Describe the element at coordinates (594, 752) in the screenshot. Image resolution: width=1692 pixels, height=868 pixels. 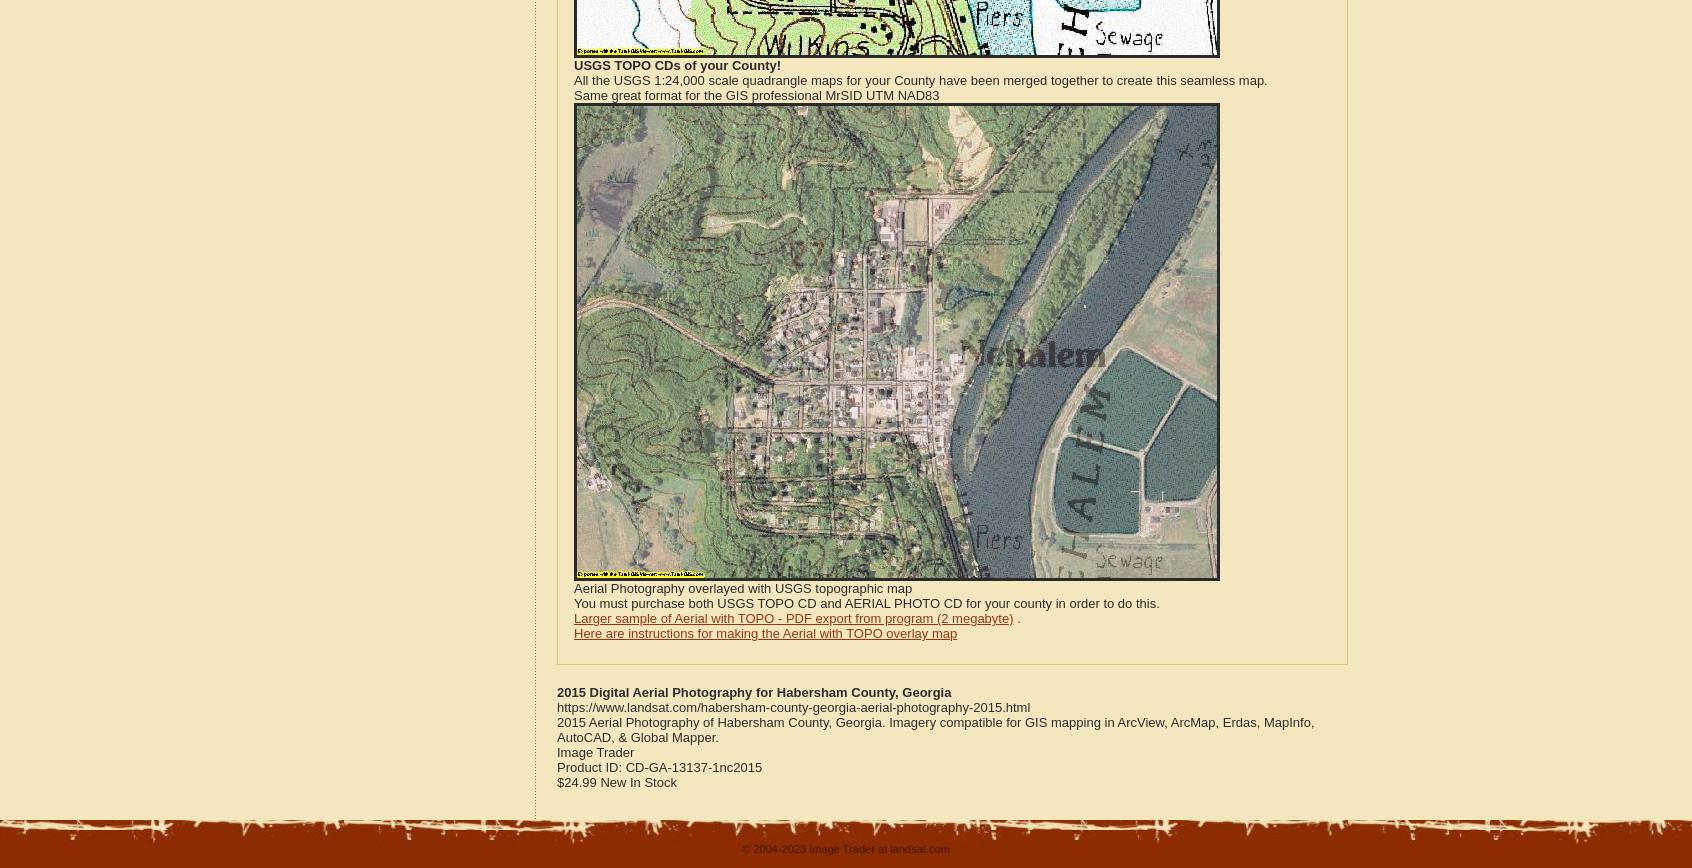
I see `'Image Trader'` at that location.